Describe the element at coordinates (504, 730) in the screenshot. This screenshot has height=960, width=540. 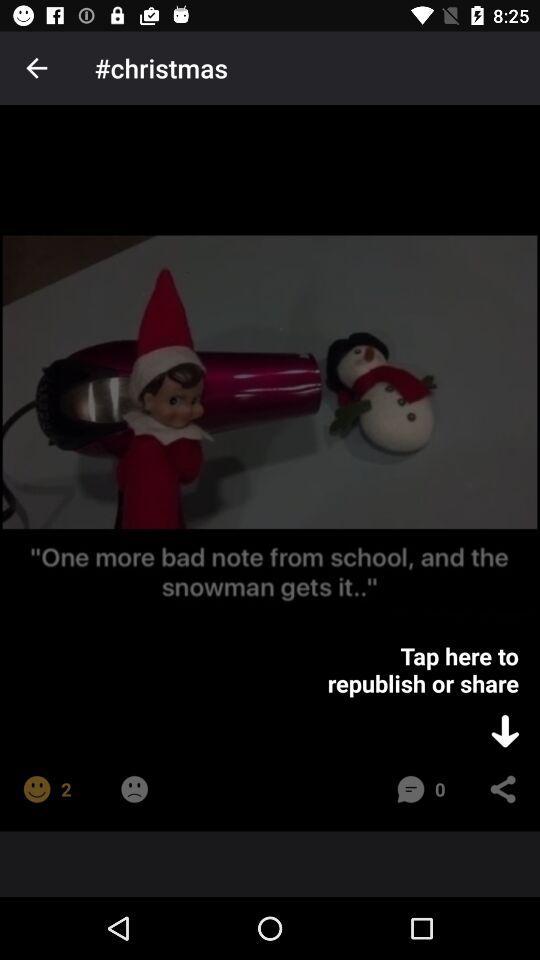
I see `the icon above share icon` at that location.